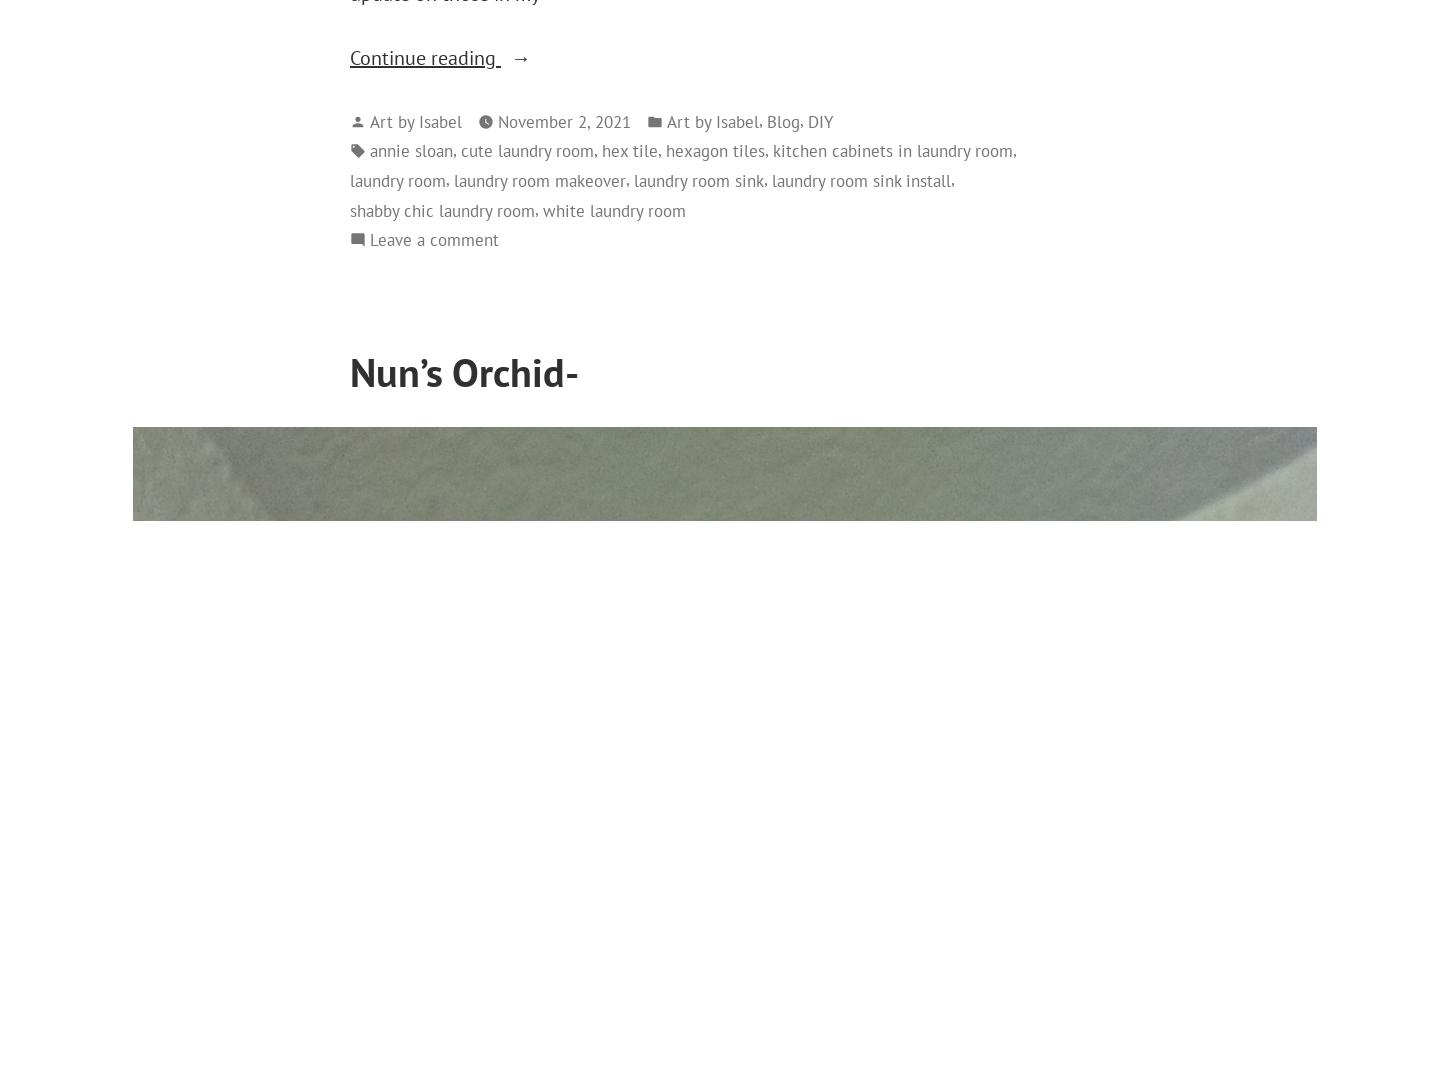 The height and width of the screenshot is (1076, 1450). What do you see at coordinates (350, 179) in the screenshot?
I see `'laundry room'` at bounding box center [350, 179].